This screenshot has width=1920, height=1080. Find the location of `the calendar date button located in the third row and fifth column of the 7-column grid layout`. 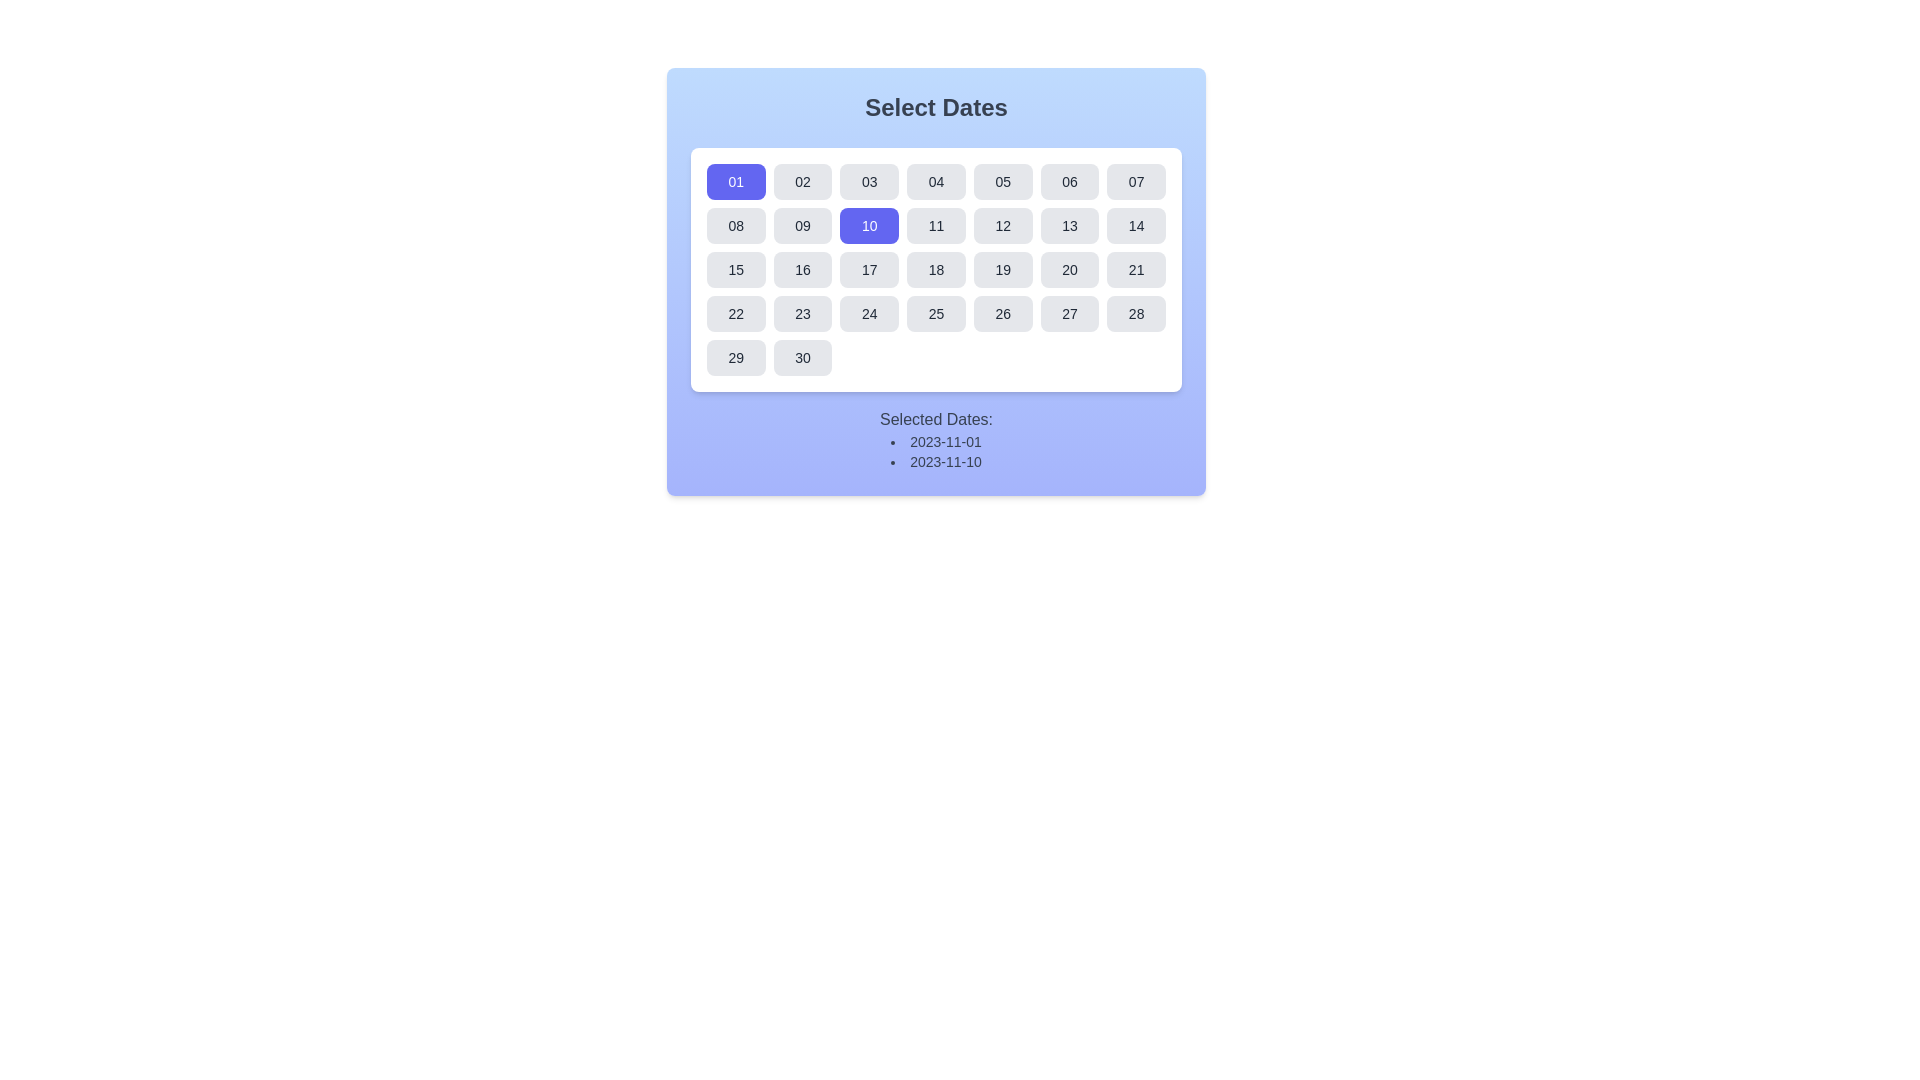

the calendar date button located in the third row and fifth column of the 7-column grid layout is located at coordinates (1003, 270).